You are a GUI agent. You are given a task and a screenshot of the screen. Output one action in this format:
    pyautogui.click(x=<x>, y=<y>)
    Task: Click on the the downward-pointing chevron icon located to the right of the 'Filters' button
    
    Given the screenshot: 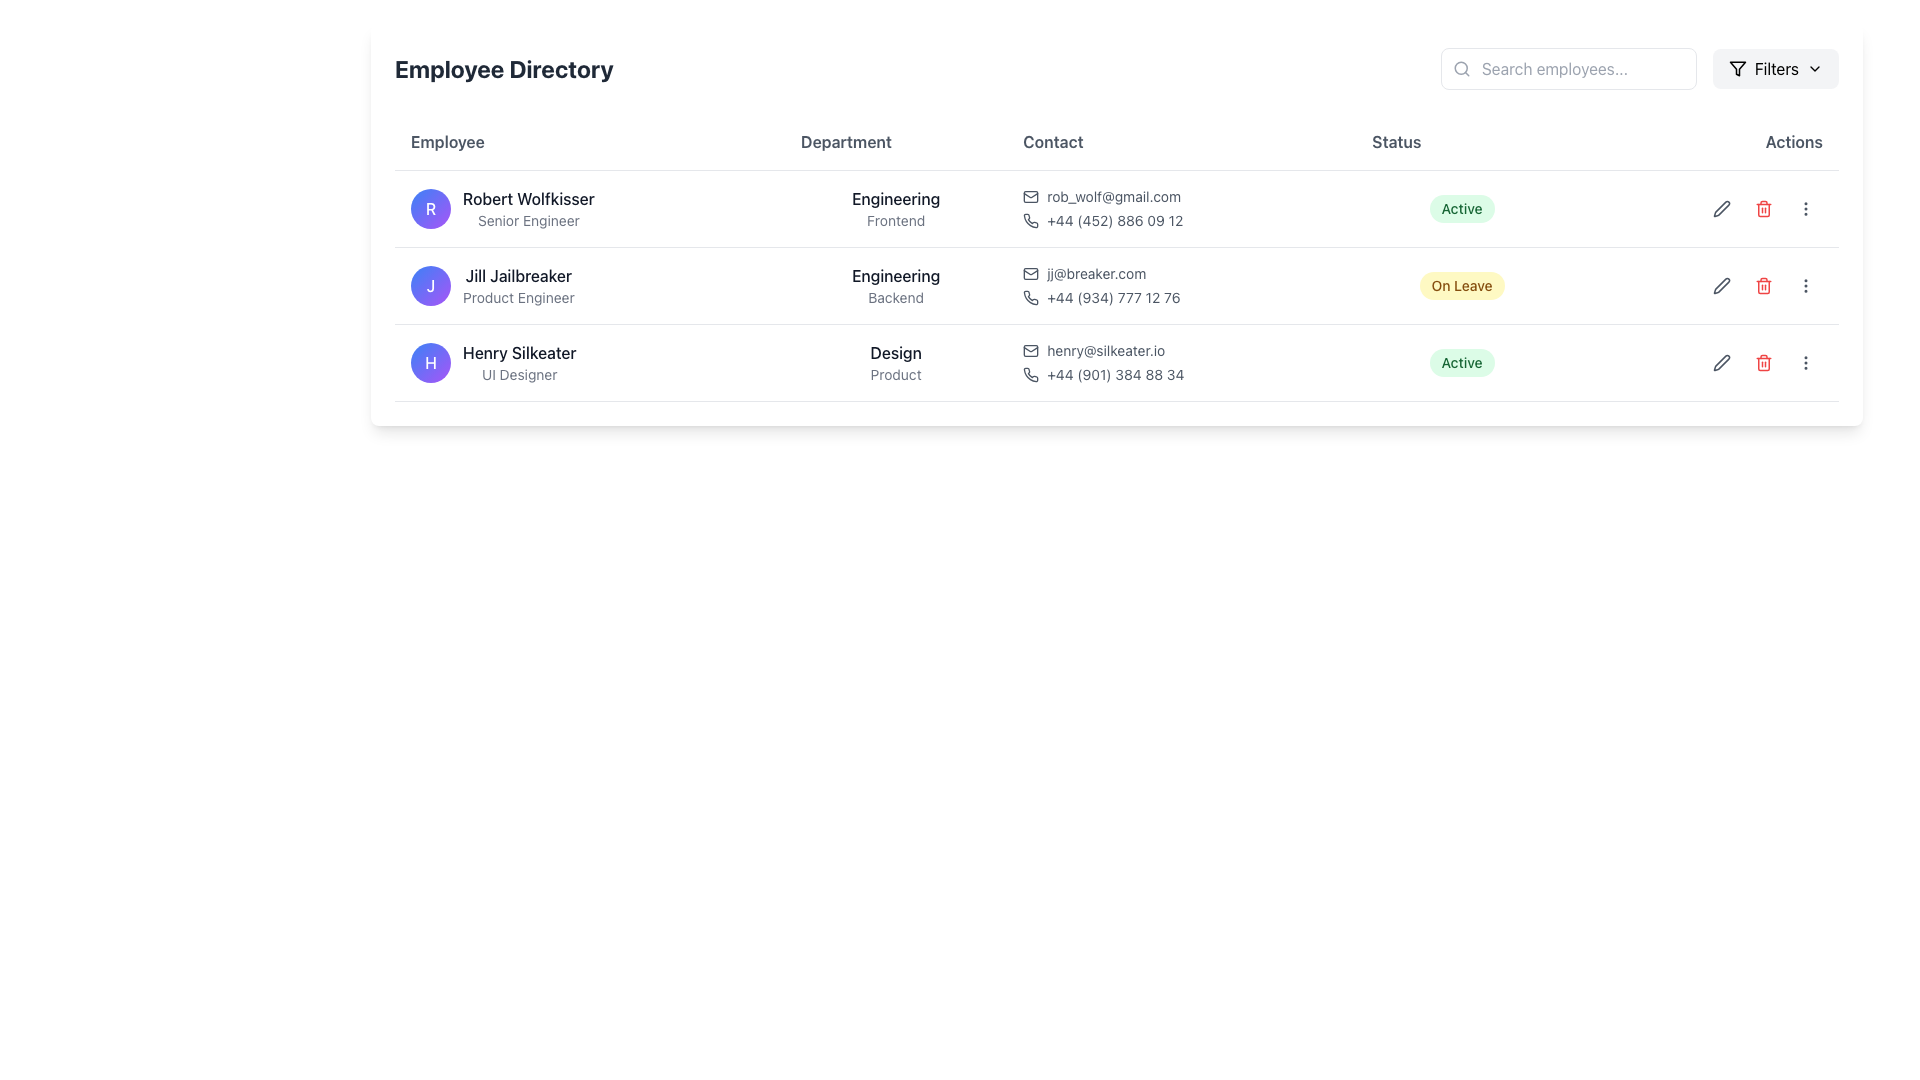 What is the action you would take?
    pyautogui.click(x=1814, y=68)
    